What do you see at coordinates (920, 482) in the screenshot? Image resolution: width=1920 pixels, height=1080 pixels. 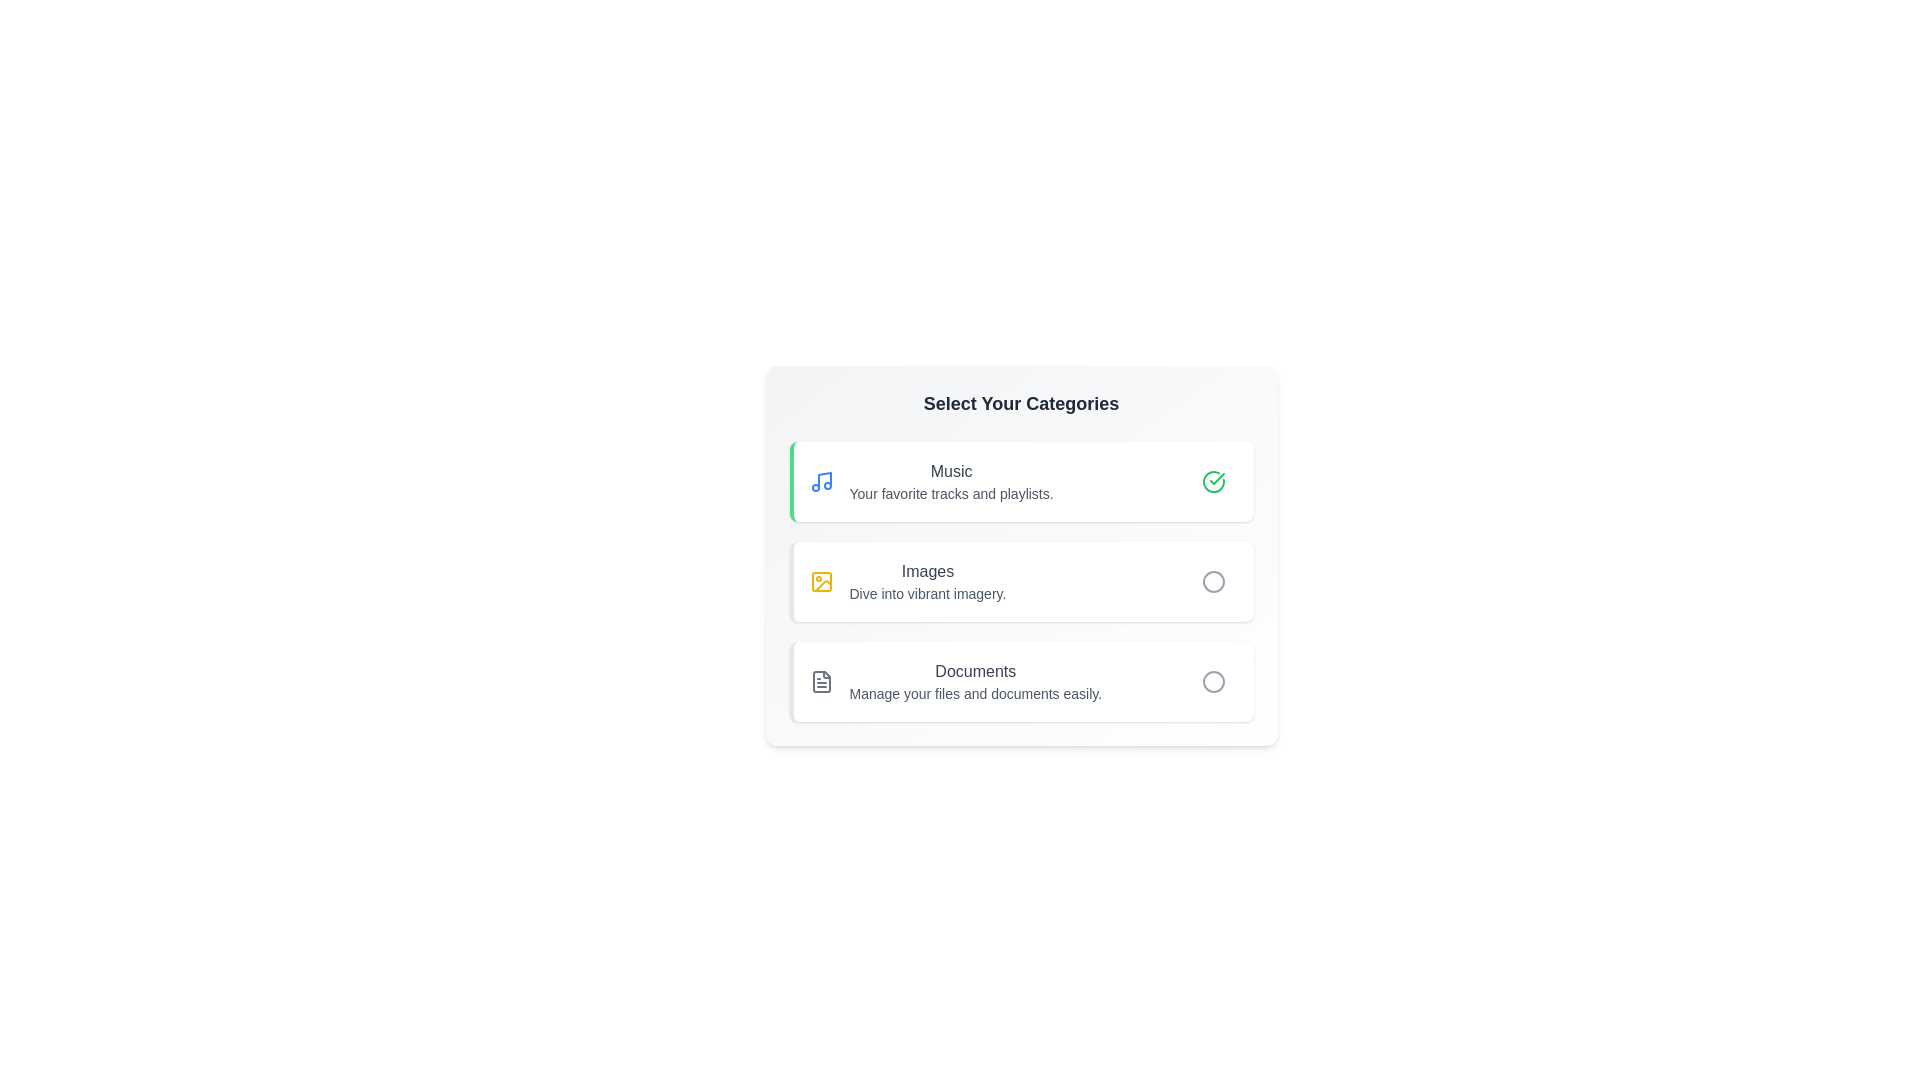 I see `the category Music to view its details` at bounding box center [920, 482].